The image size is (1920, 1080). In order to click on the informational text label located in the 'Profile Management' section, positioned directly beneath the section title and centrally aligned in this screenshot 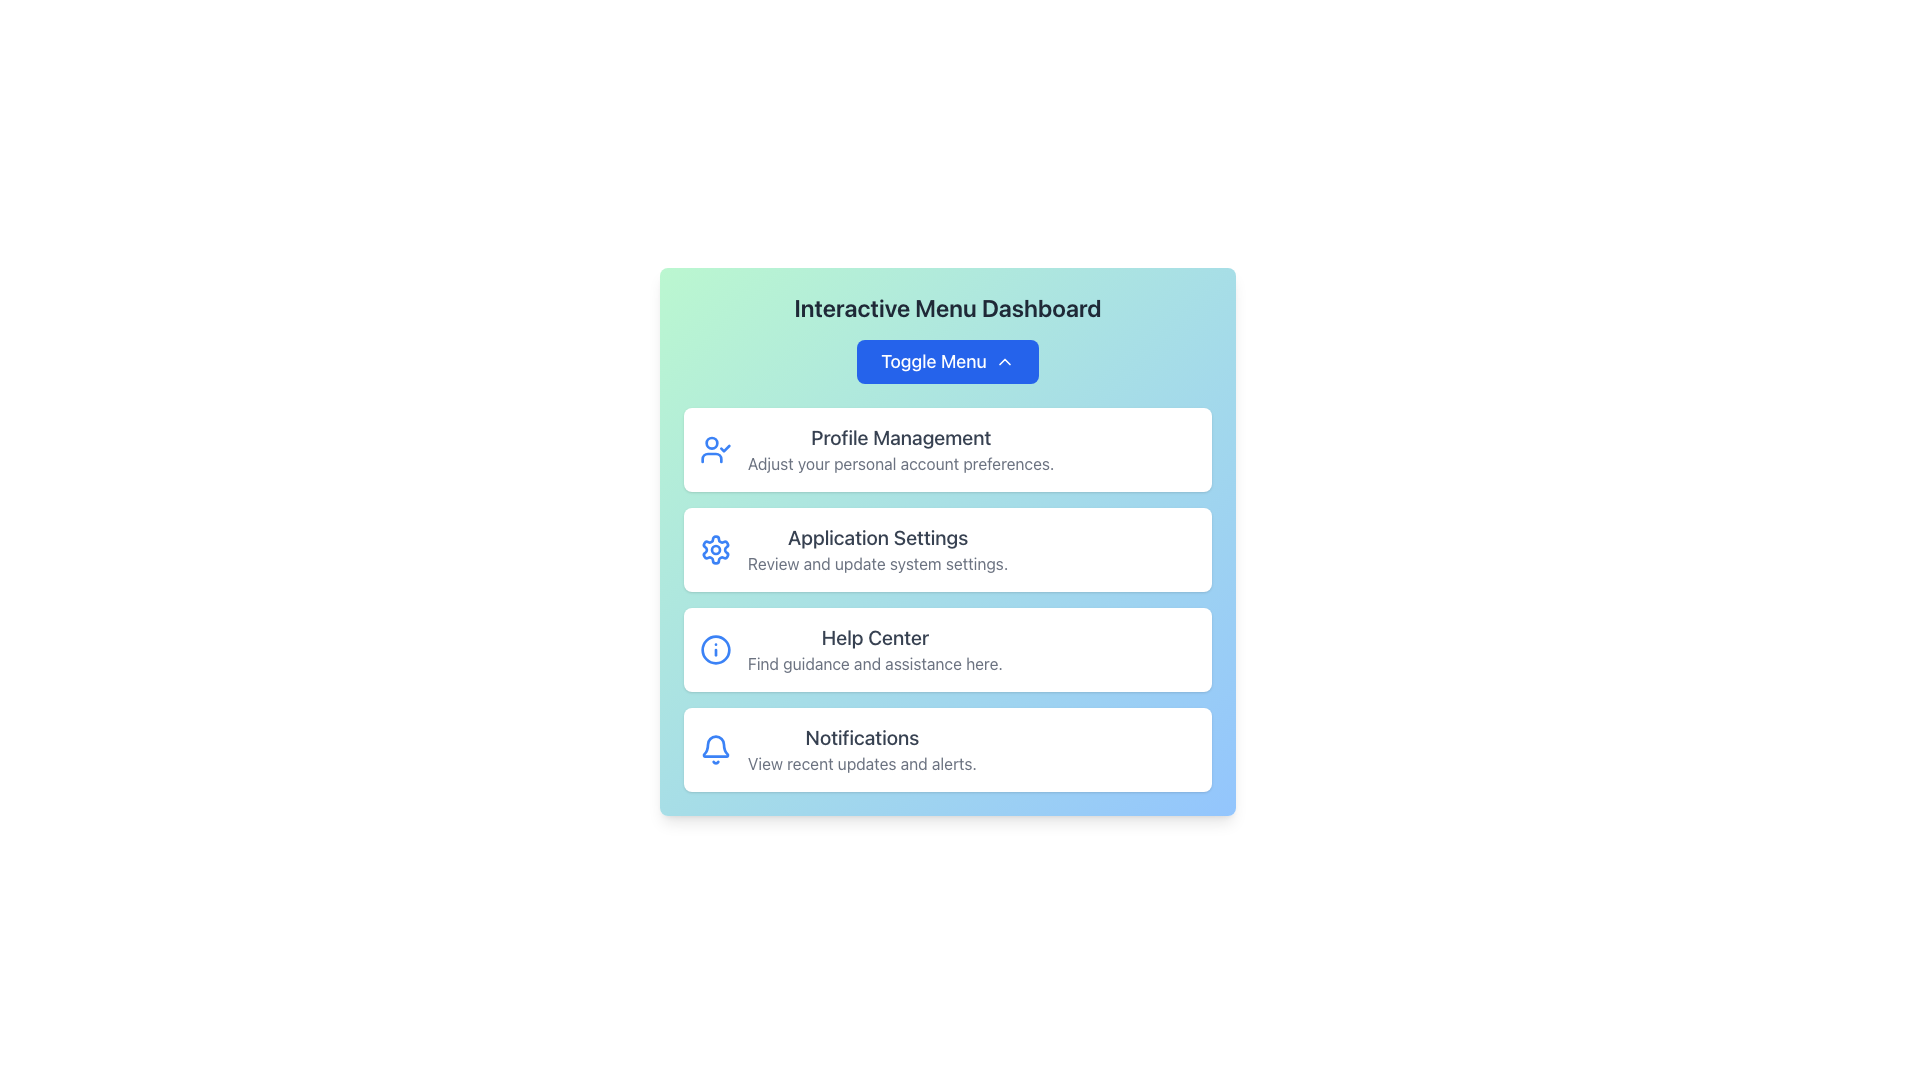, I will do `click(900, 463)`.